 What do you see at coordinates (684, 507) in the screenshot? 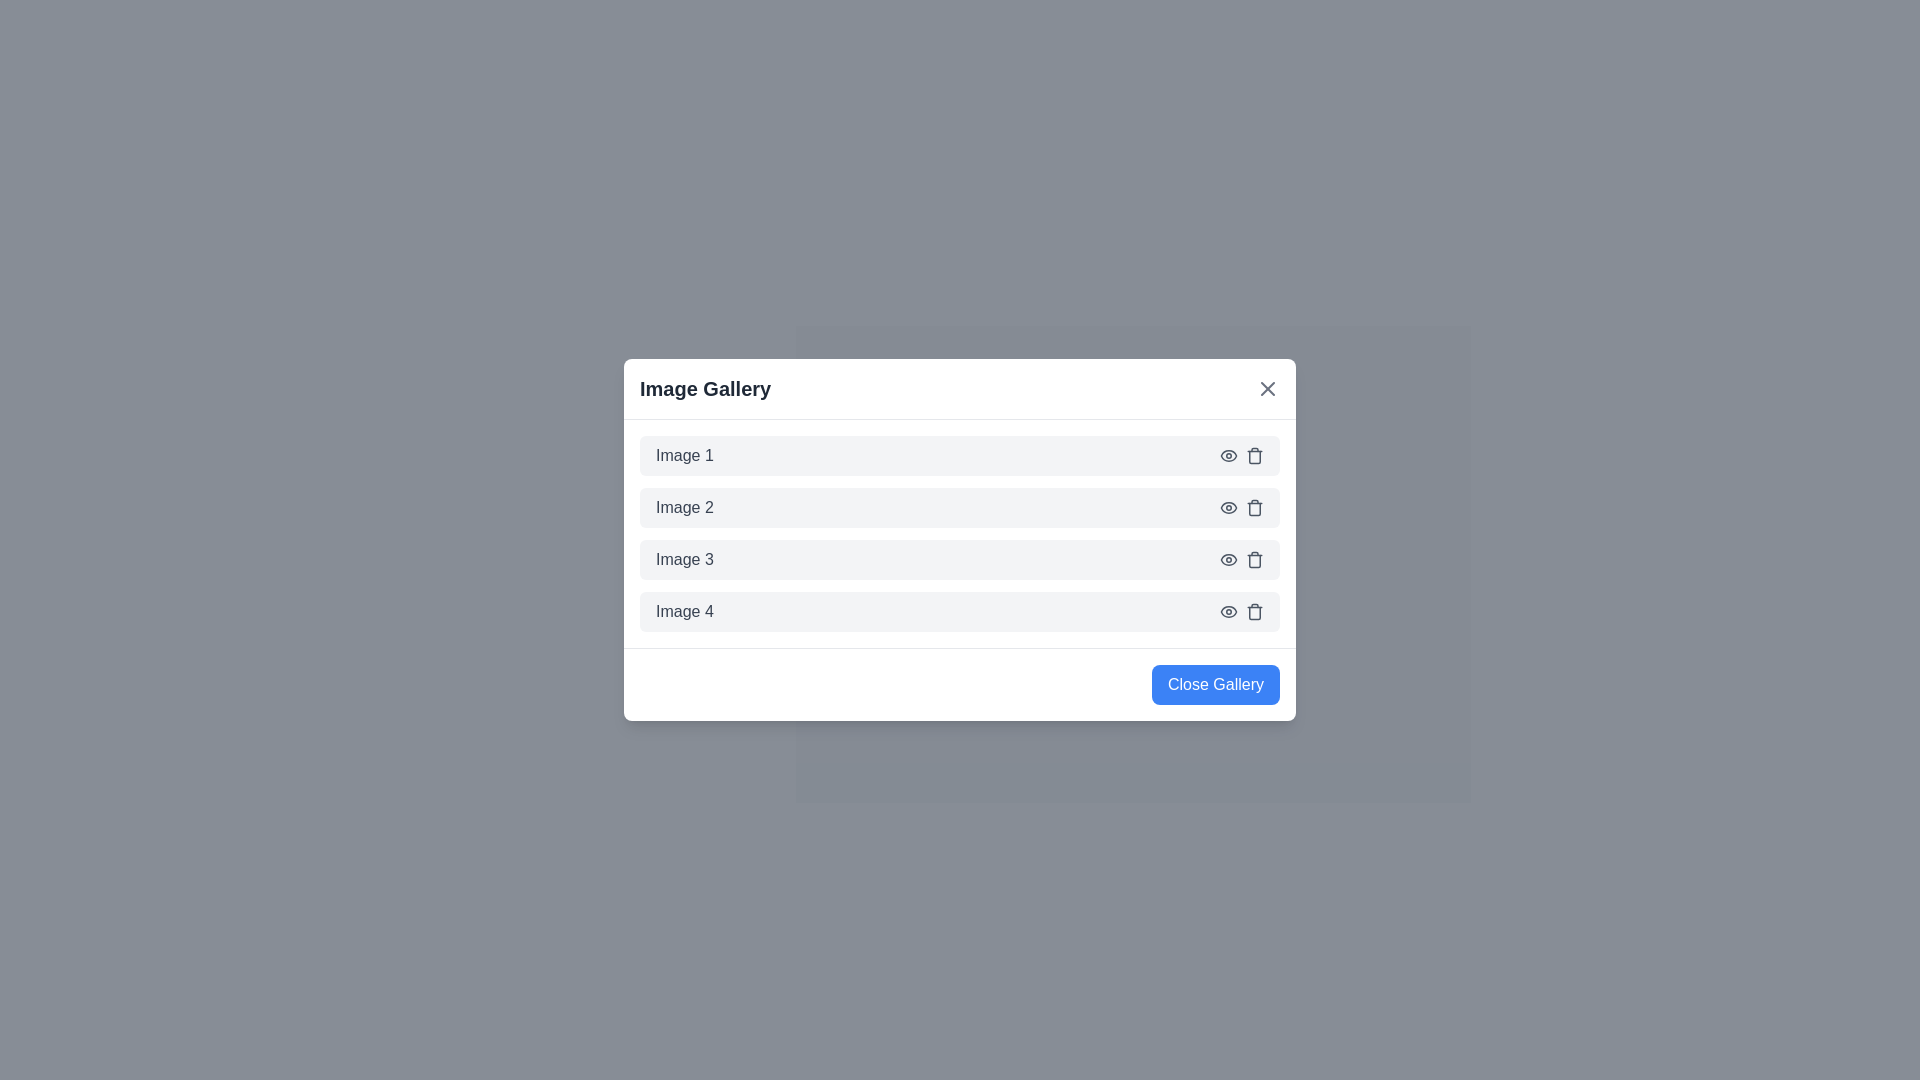
I see `the static text label displaying 'Image 2', which is styled in gray and positioned in the second row of the list of entries` at bounding box center [684, 507].